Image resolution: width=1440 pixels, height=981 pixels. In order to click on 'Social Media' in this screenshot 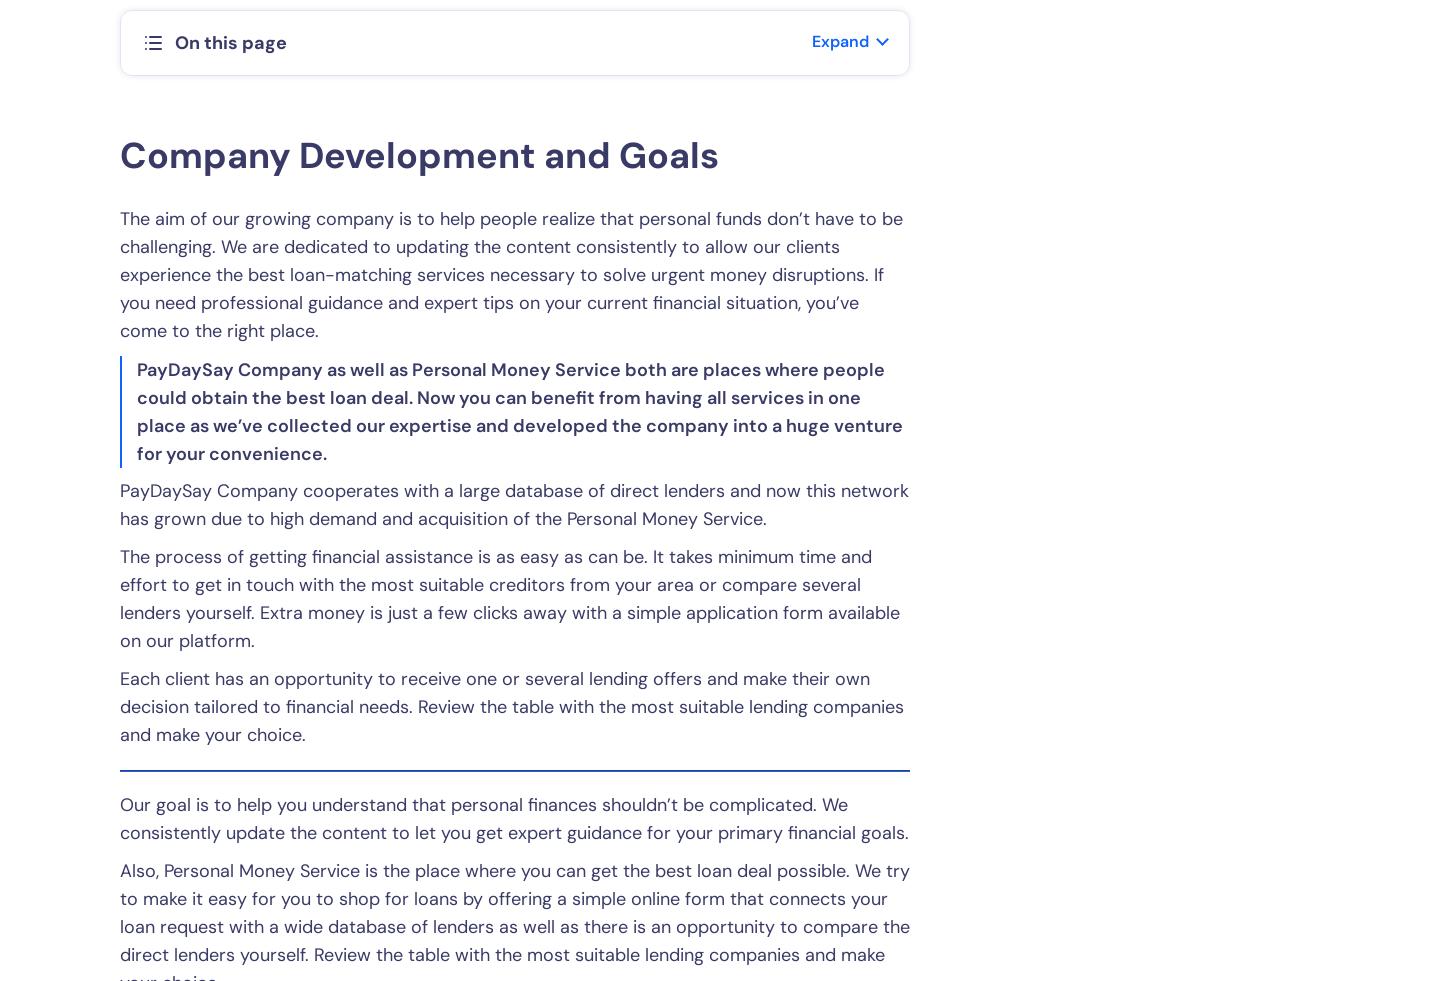, I will do `click(845, 427)`.